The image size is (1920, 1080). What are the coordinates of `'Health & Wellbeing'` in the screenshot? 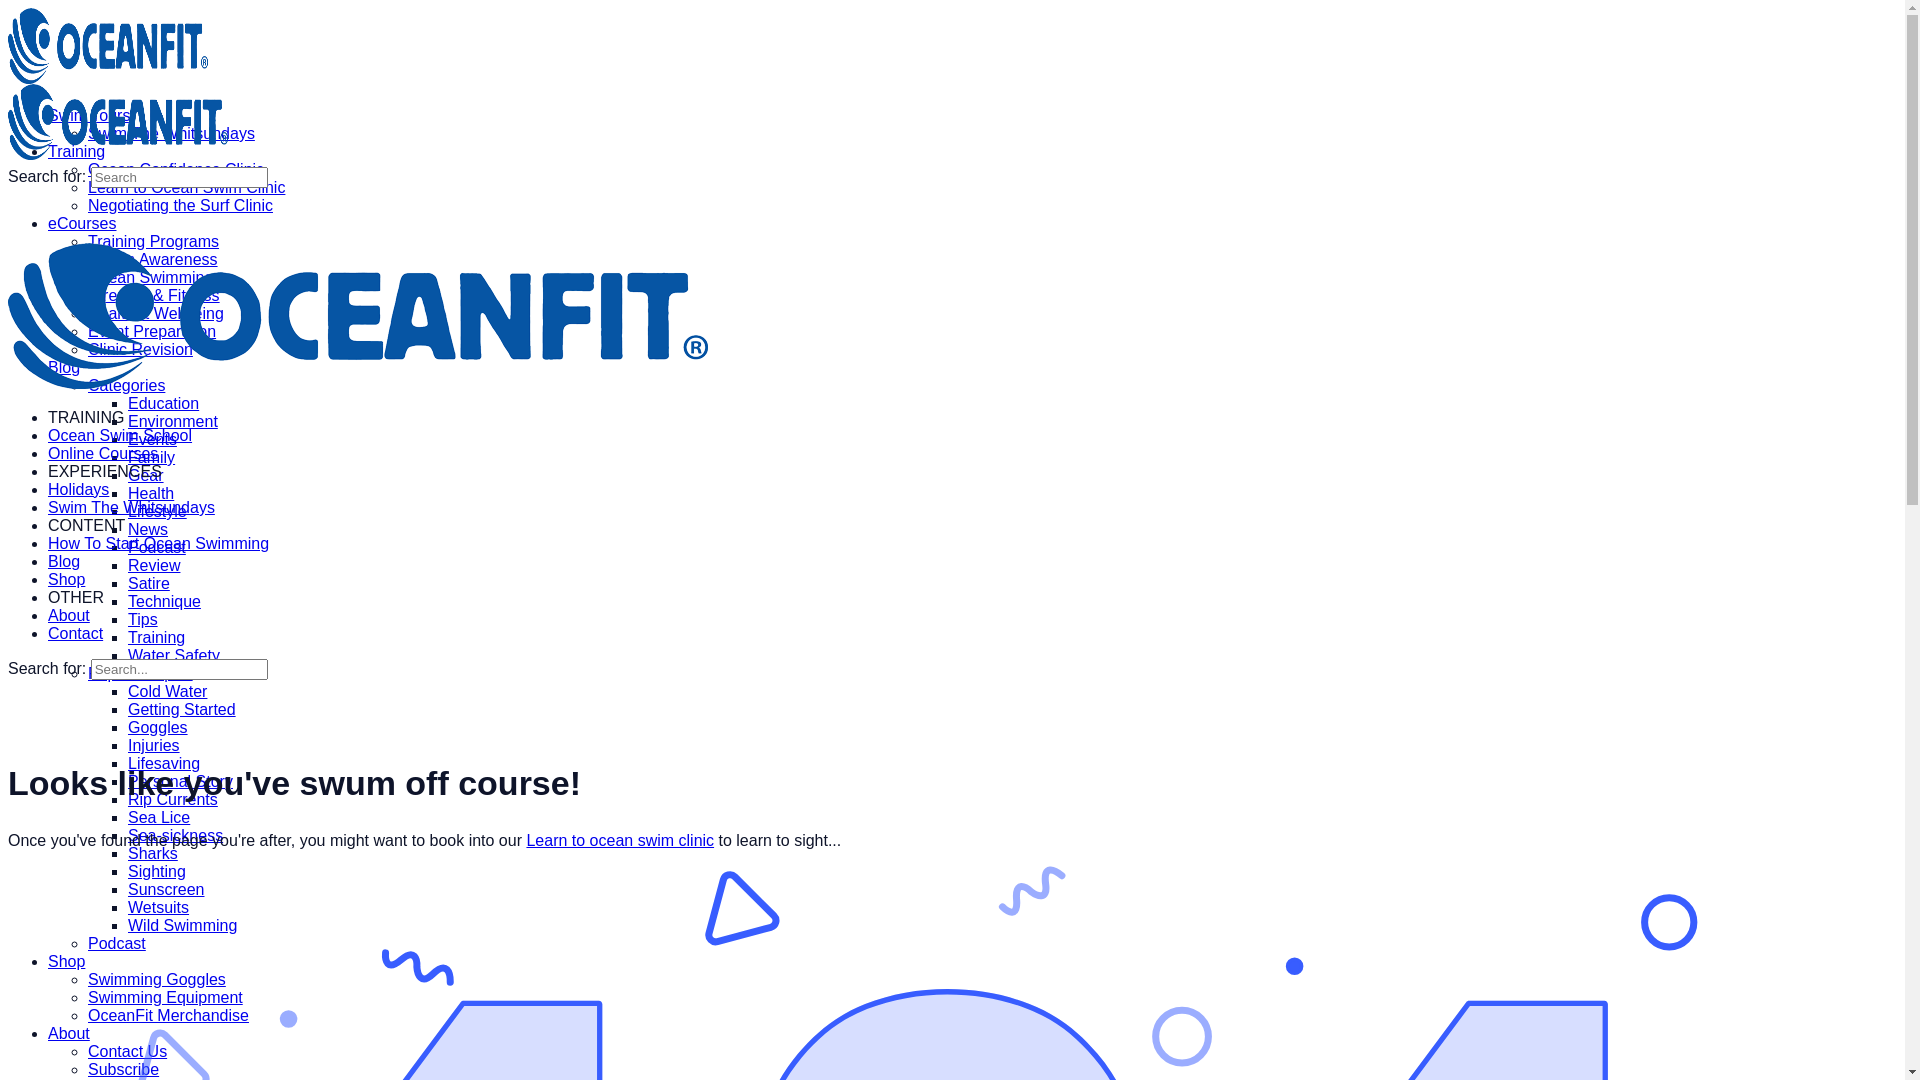 It's located at (155, 313).